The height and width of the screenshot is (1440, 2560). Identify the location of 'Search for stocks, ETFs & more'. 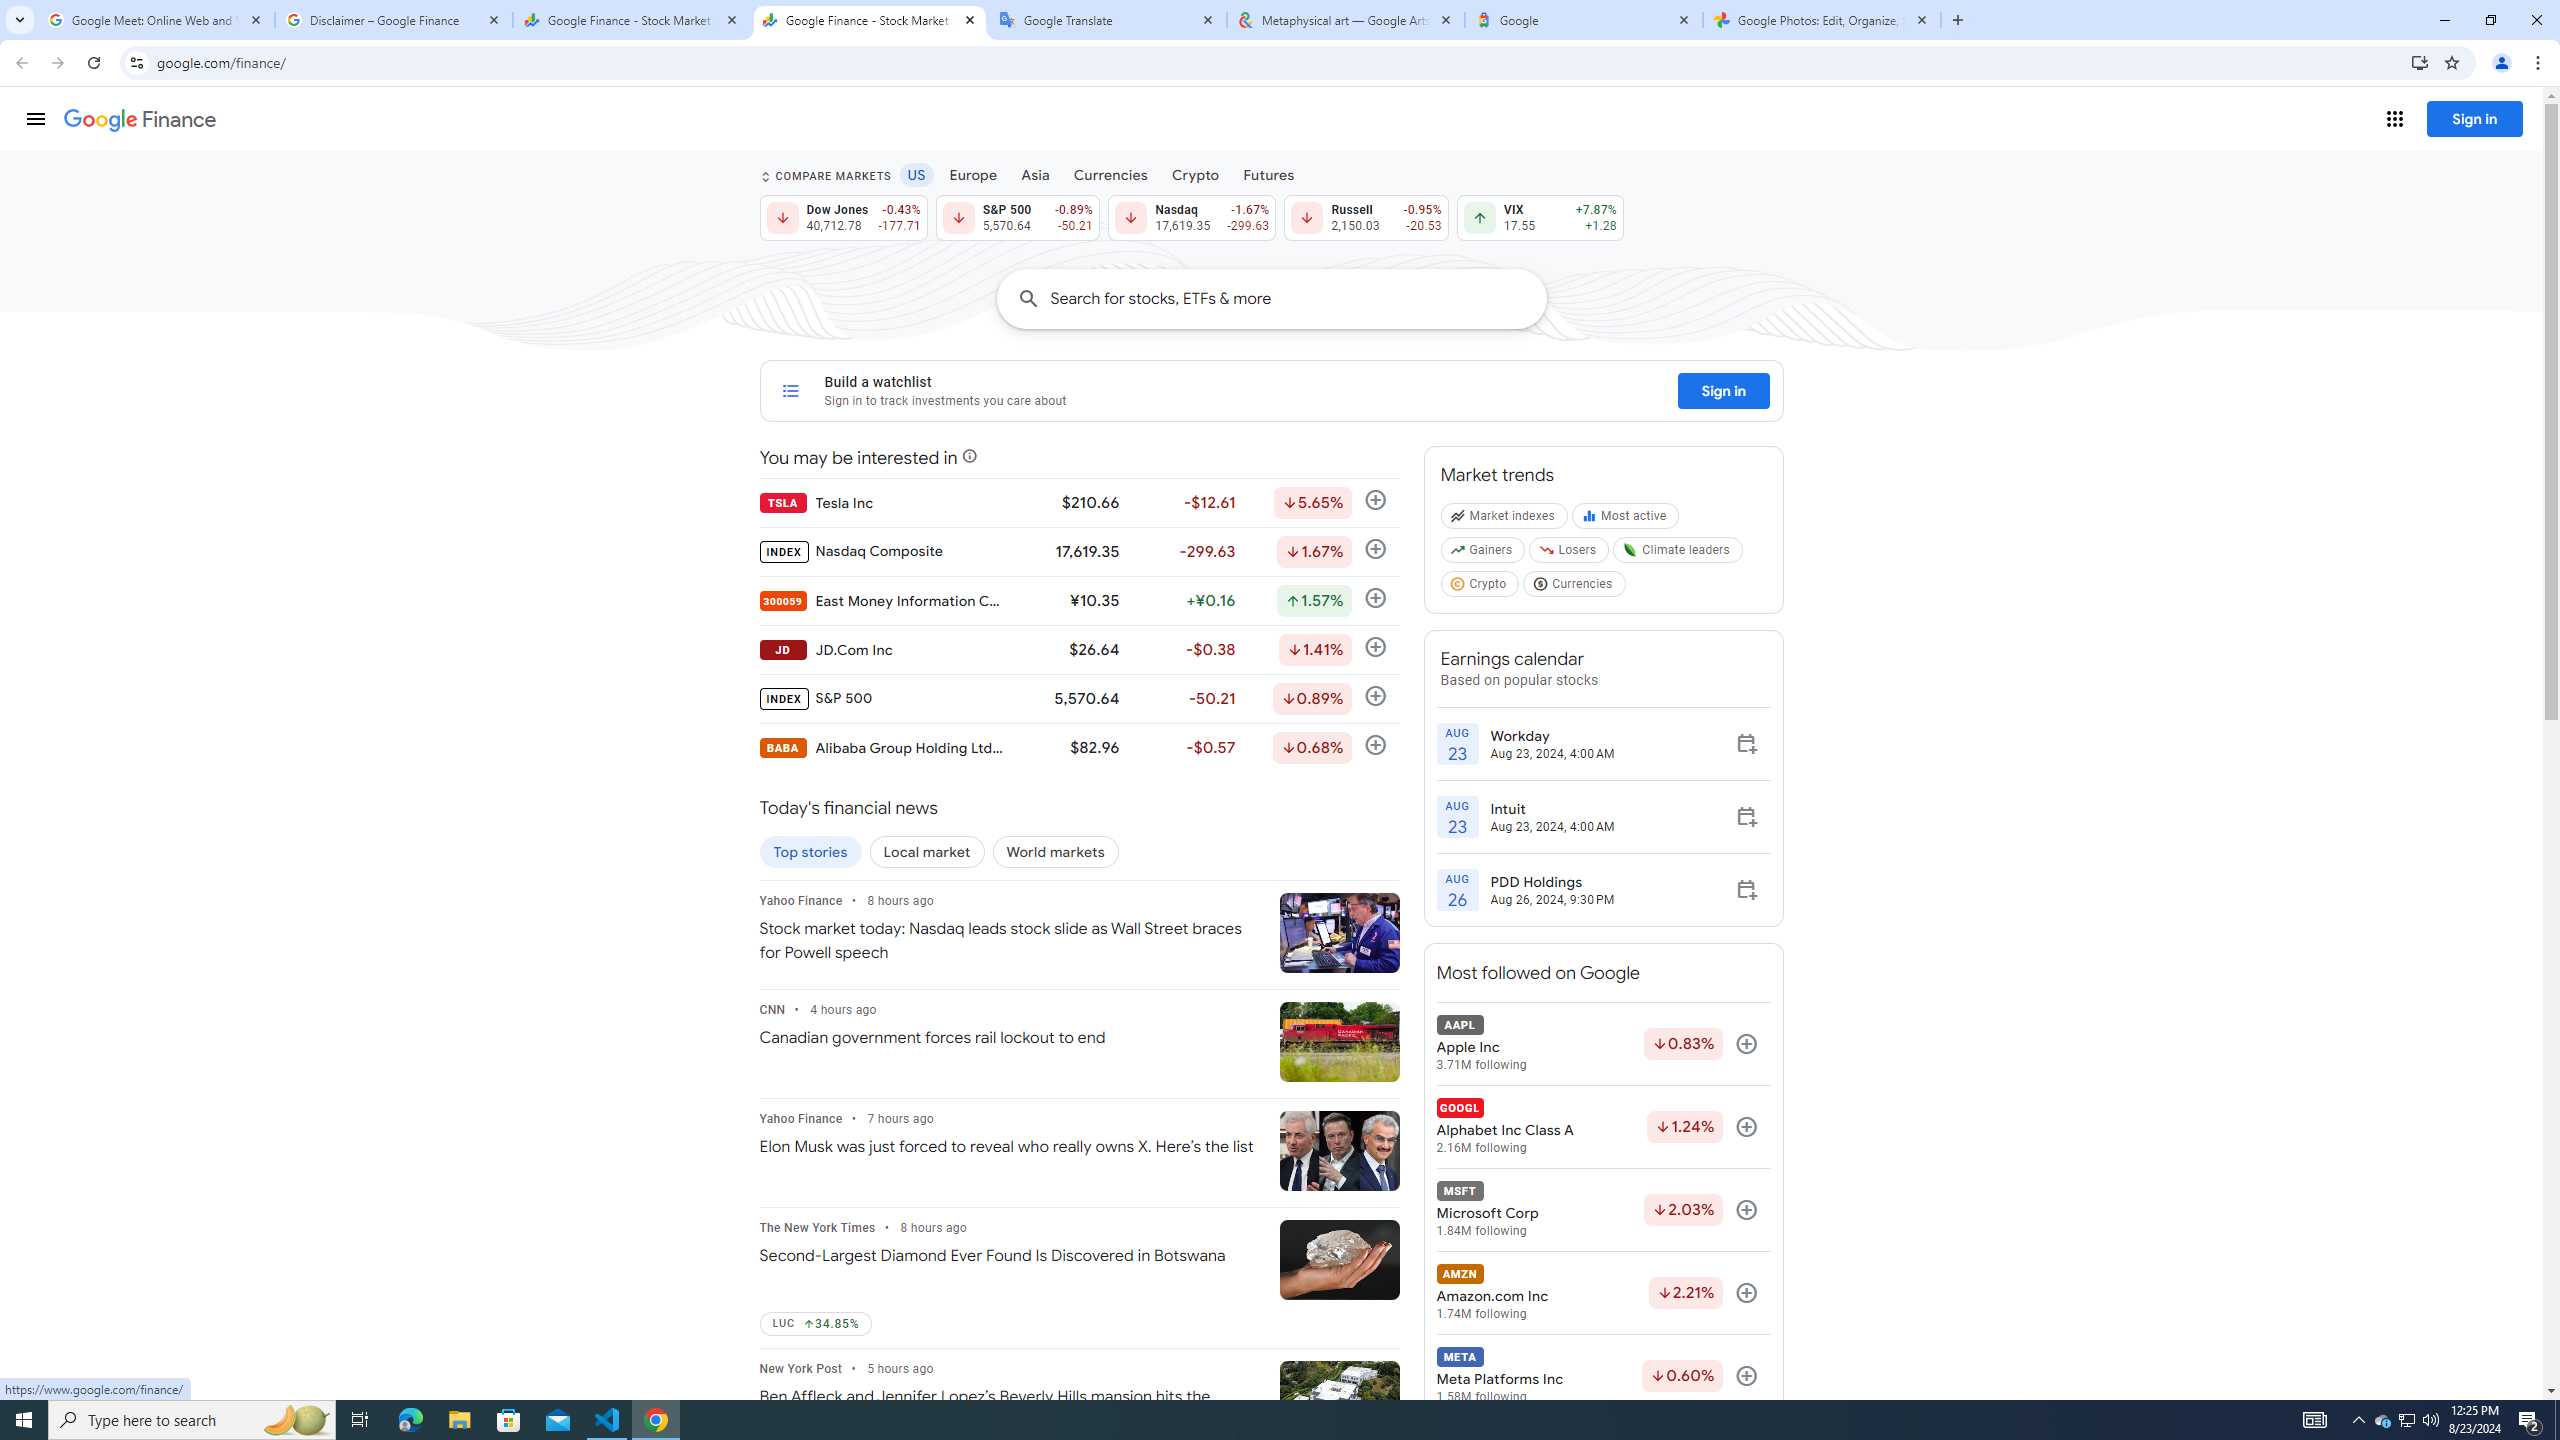
(1296, 298).